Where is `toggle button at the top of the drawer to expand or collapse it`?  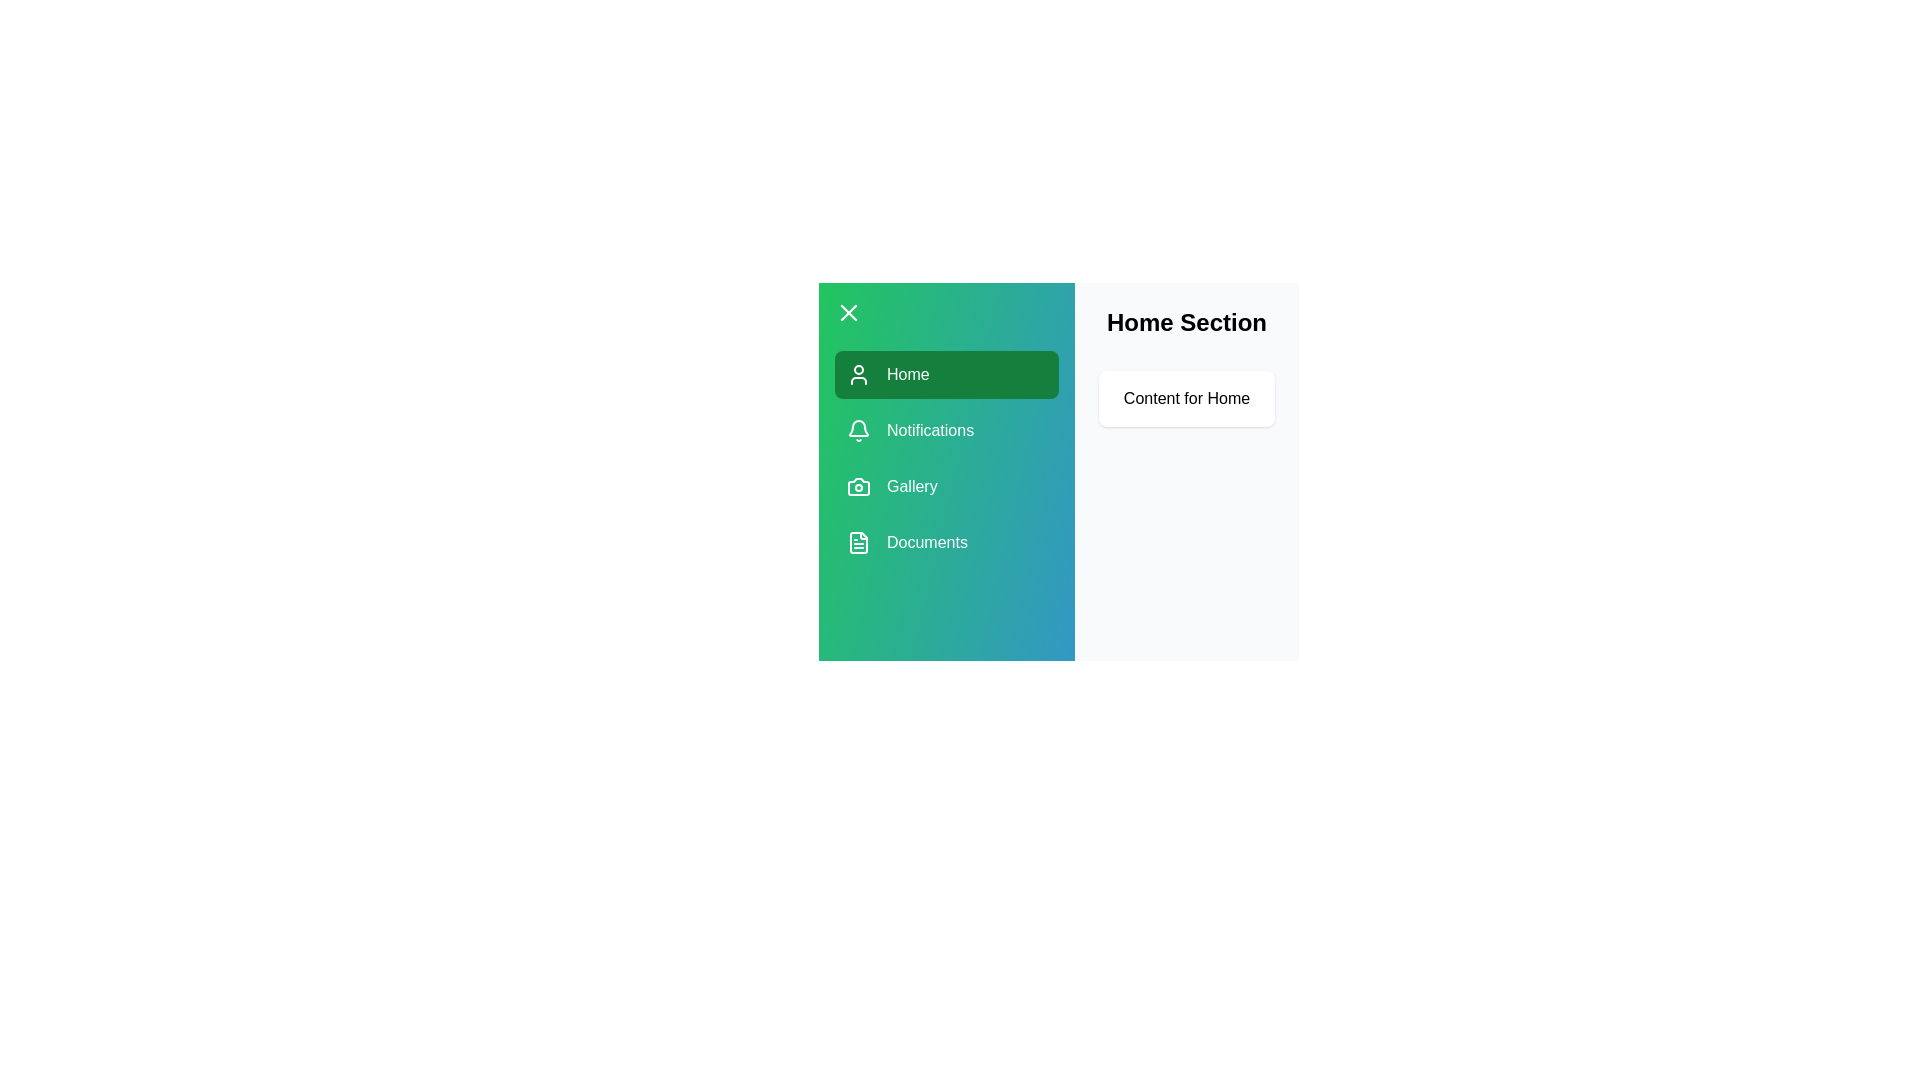
toggle button at the top of the drawer to expand or collapse it is located at coordinates (849, 312).